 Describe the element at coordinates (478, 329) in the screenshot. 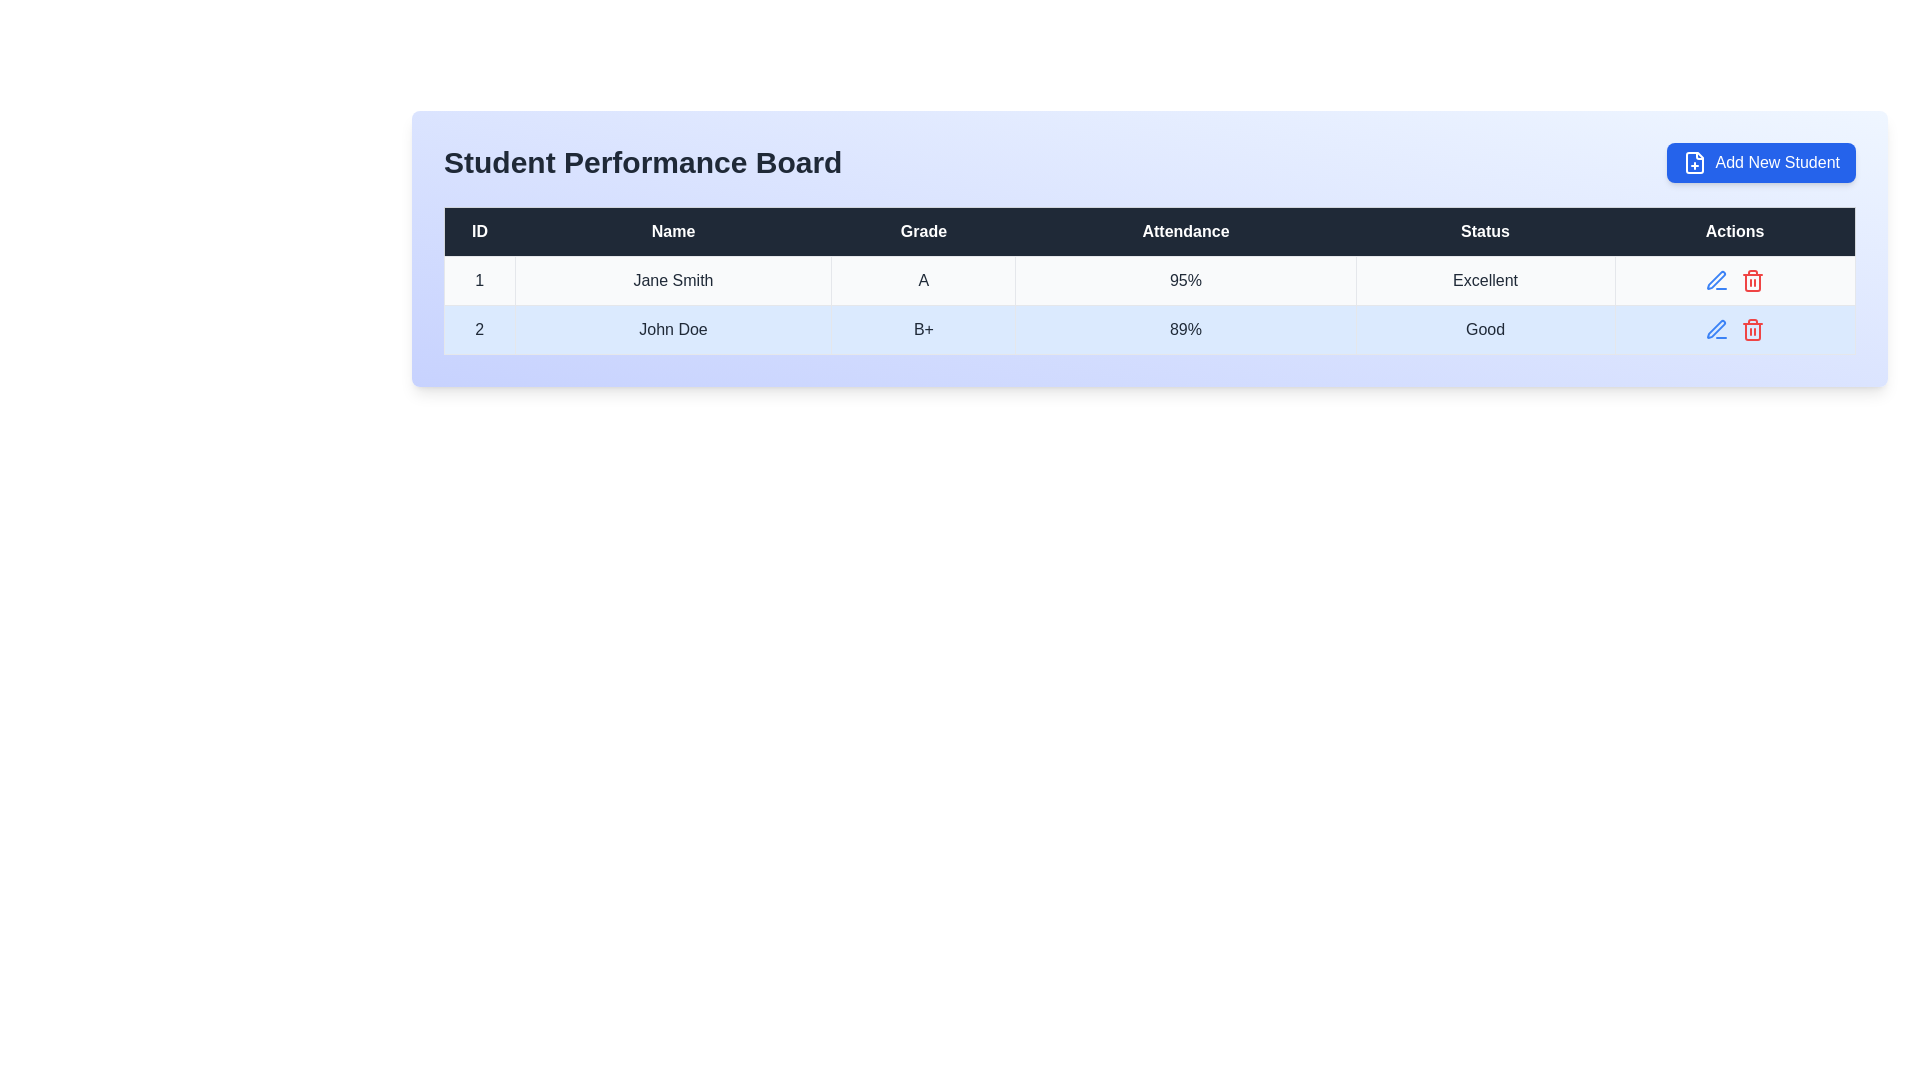

I see `the Table Cell in the second row and first column under the header 'ID', which uniquely identifies the row for the entity 'John Doe'` at that location.